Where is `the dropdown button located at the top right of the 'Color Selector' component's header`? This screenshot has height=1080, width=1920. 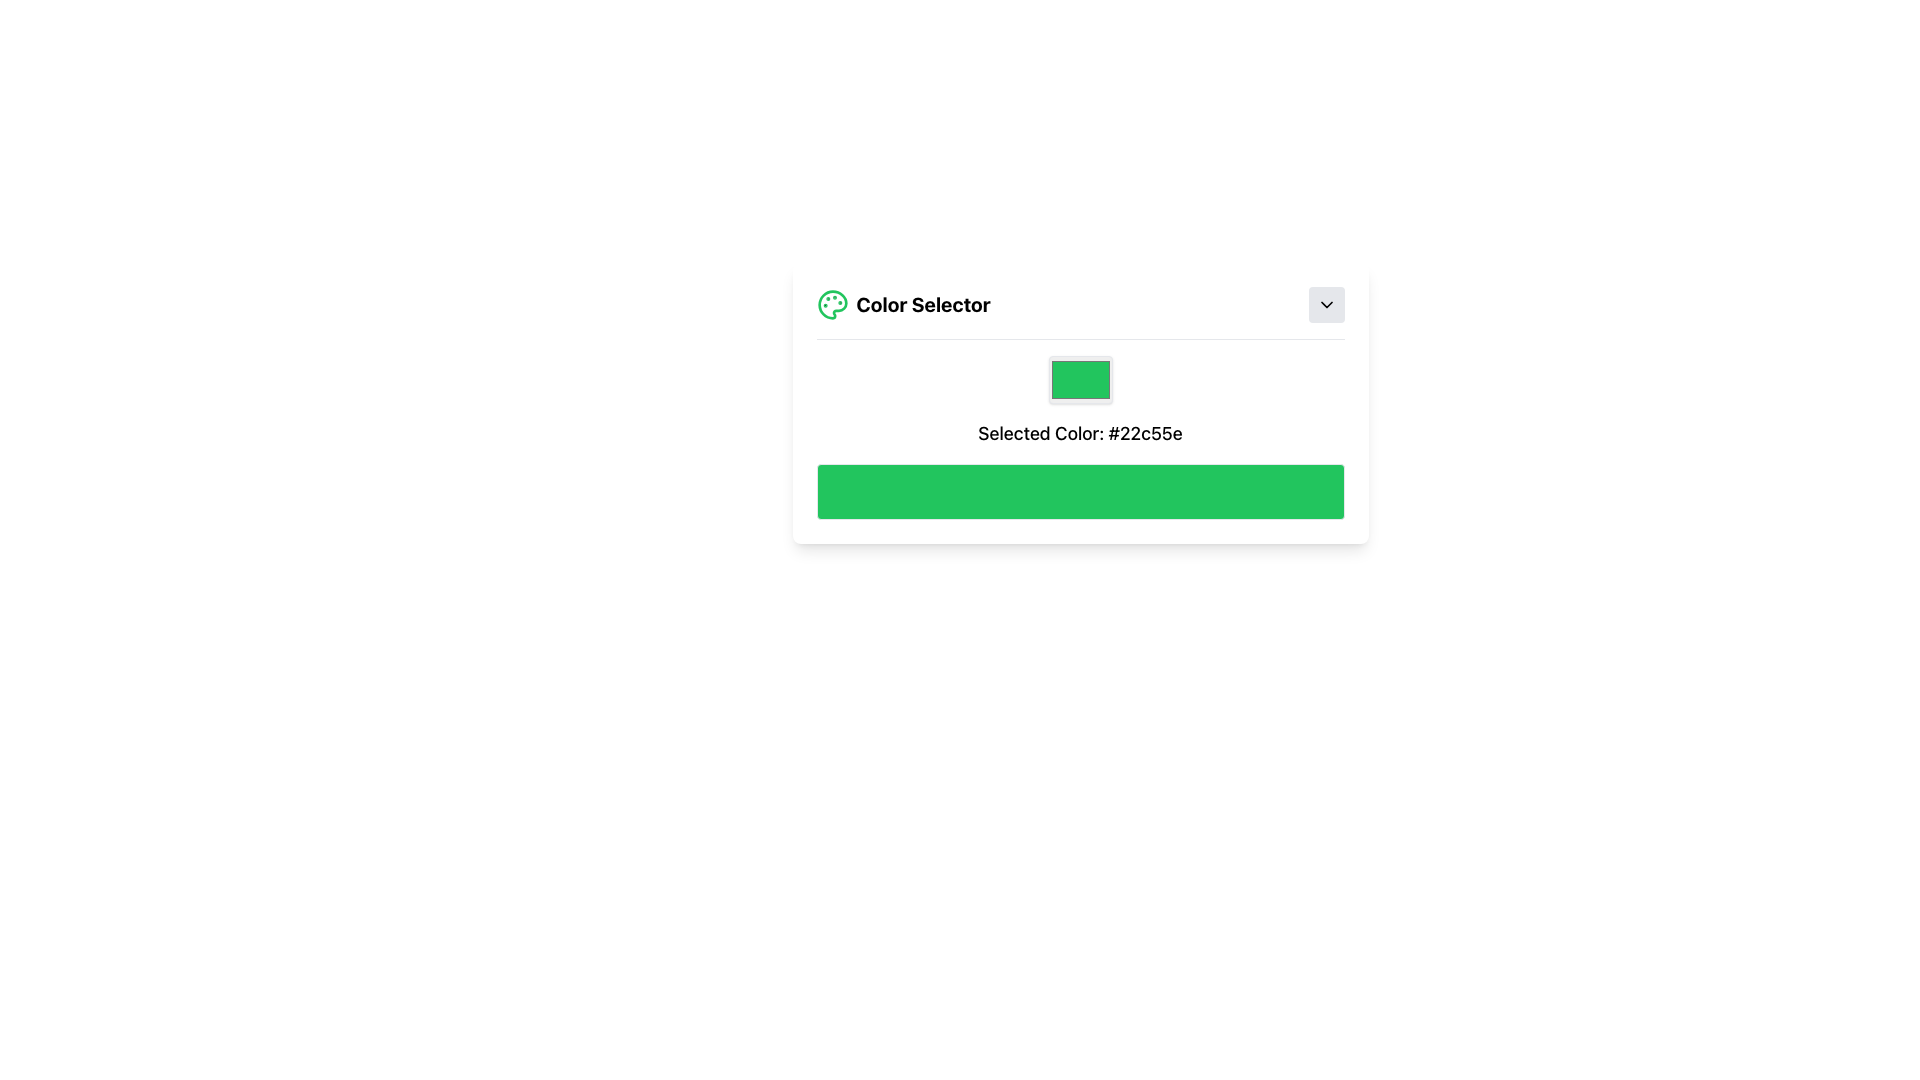 the dropdown button located at the top right of the 'Color Selector' component's header is located at coordinates (1326, 304).